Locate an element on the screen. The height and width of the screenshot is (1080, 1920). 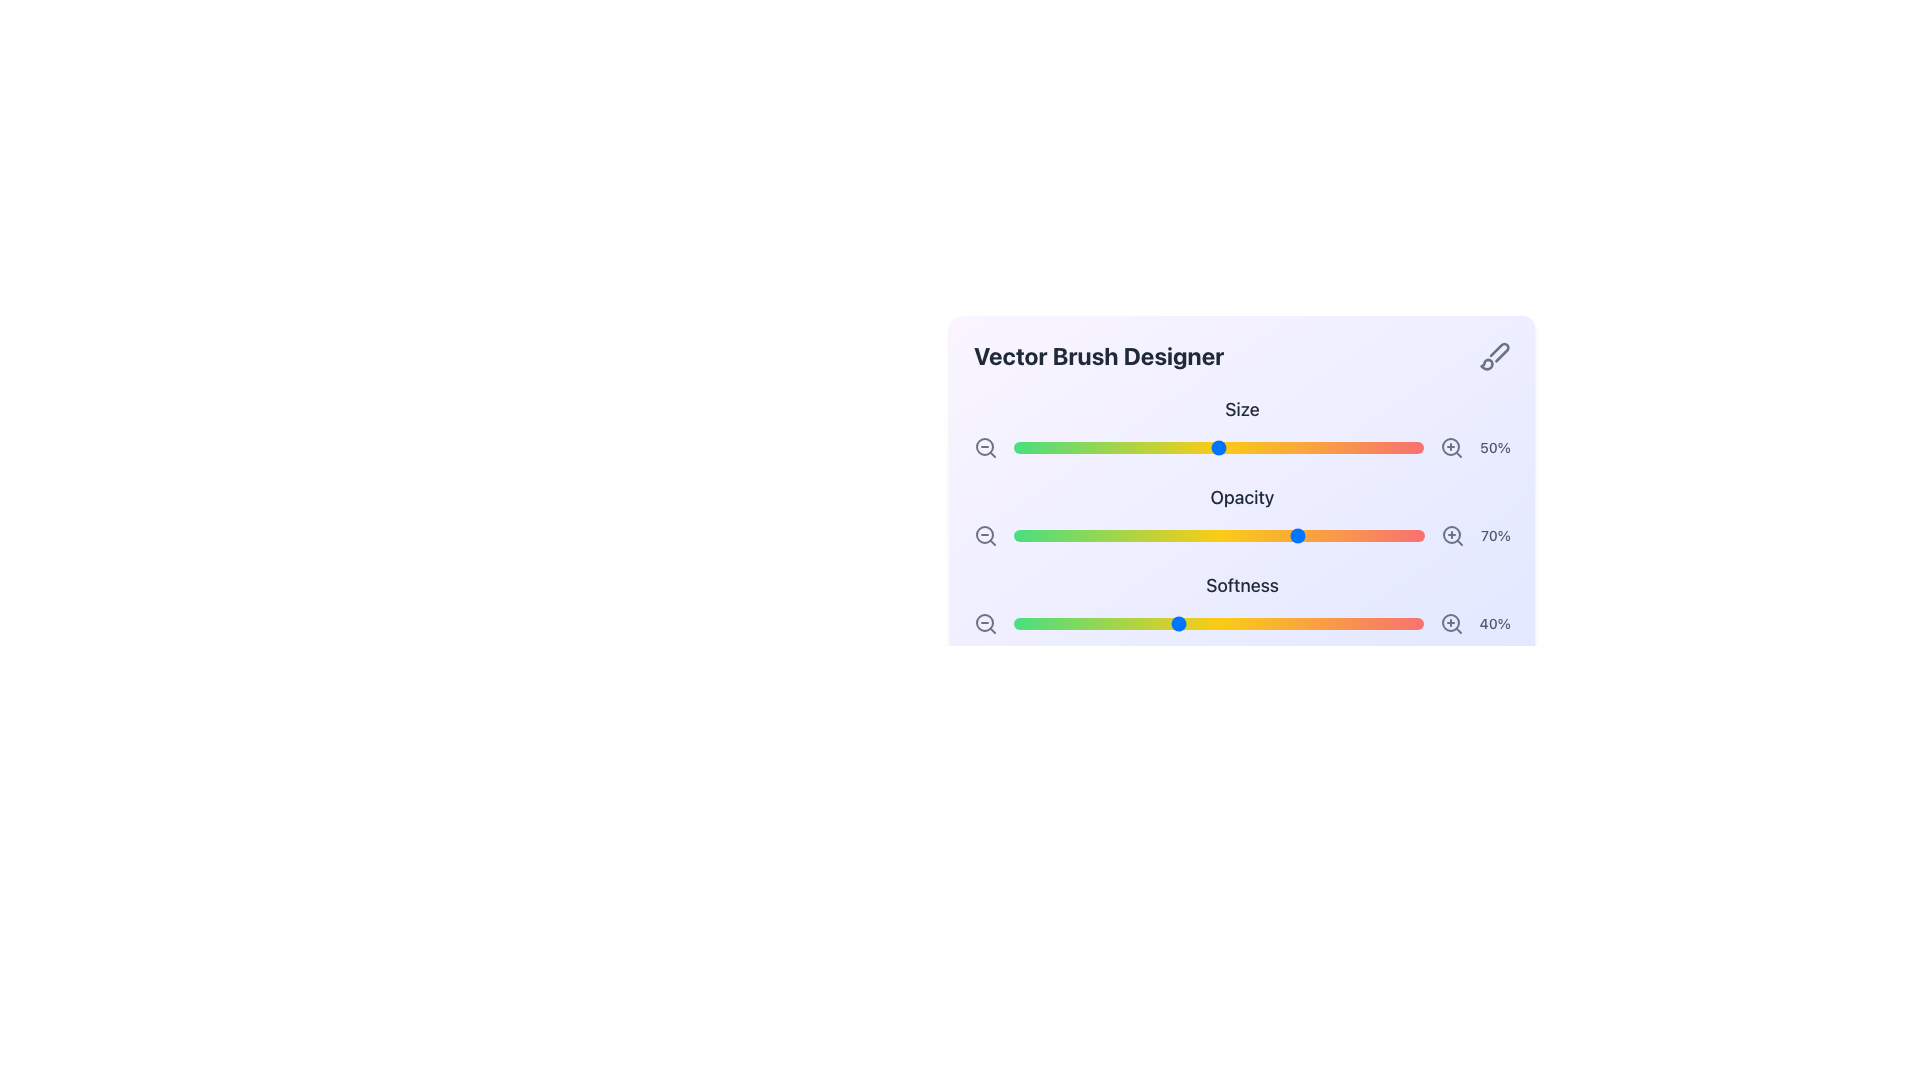
the Icon Button located to the right of the 'Opacity' slider, adjacent to the '70%' percentage display is located at coordinates (1452, 535).